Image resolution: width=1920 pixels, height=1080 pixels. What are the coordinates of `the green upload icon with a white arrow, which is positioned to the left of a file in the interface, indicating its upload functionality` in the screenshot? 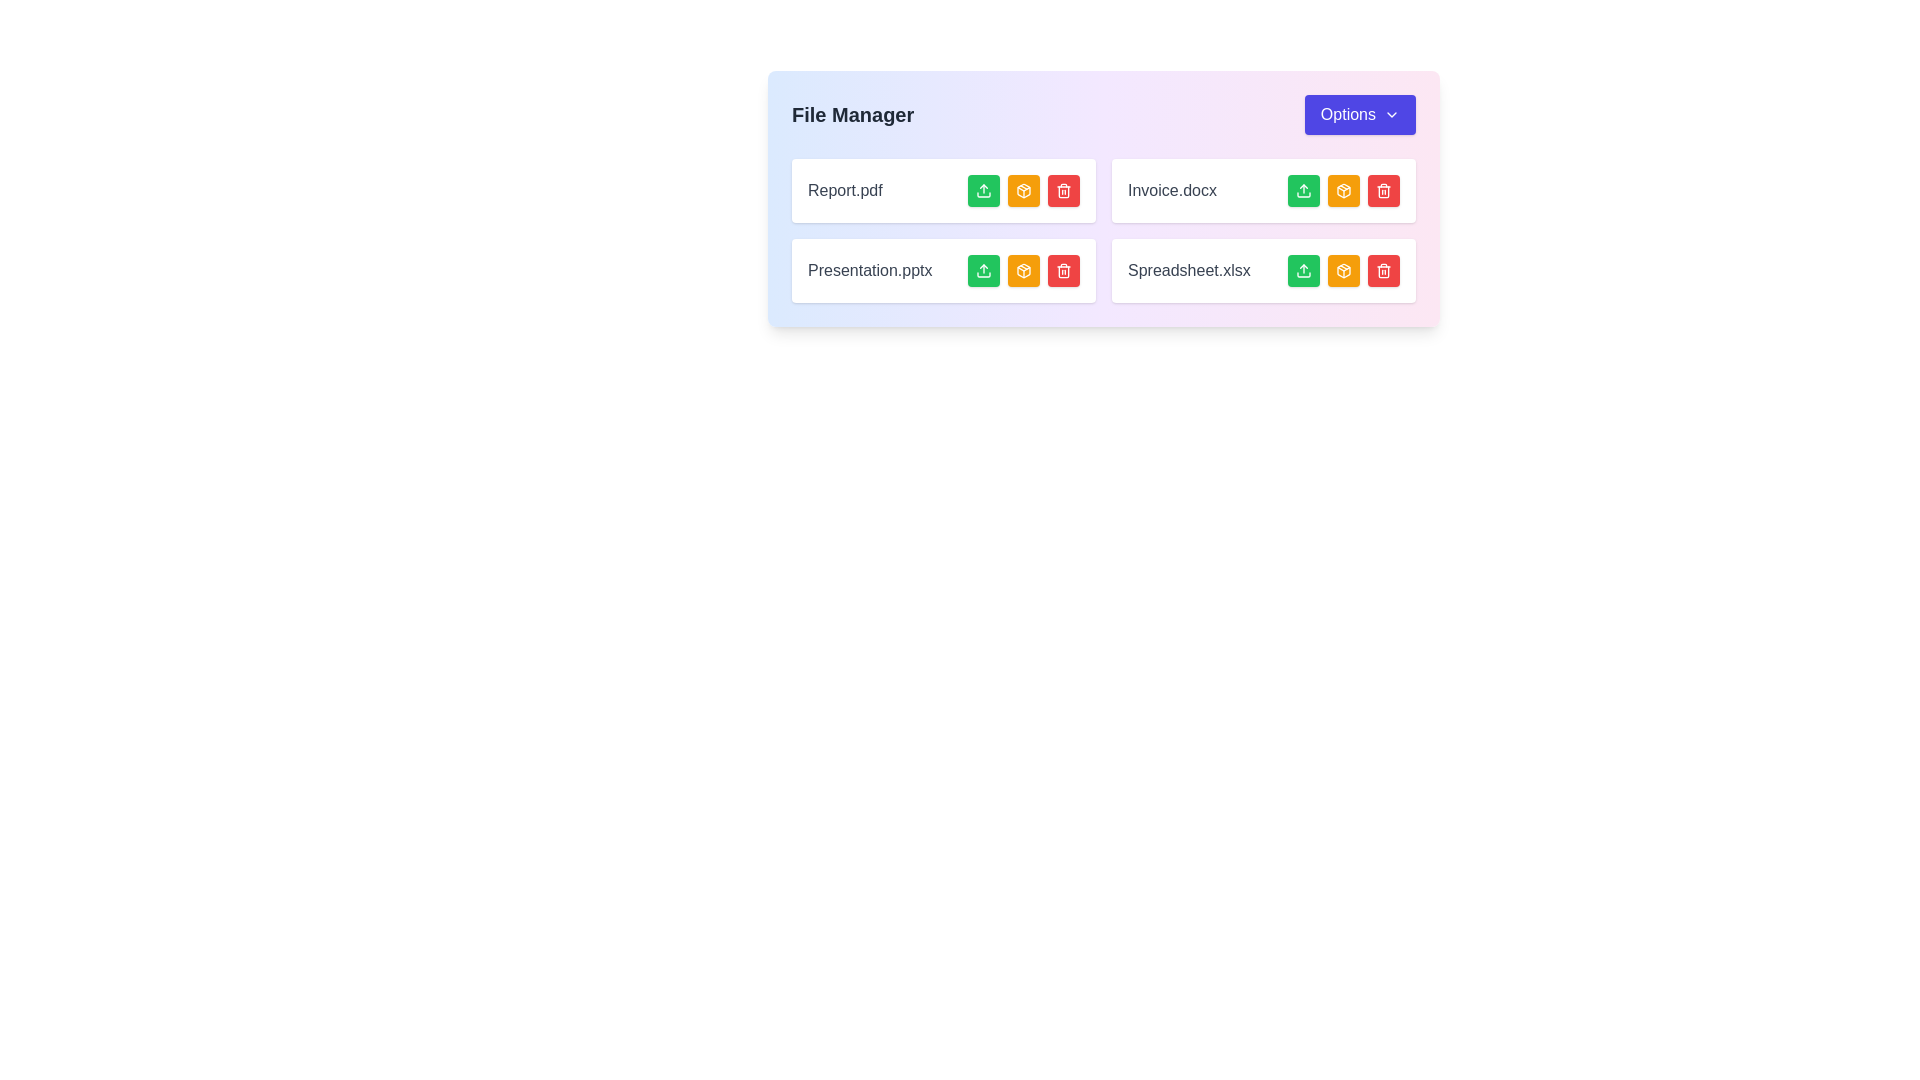 It's located at (1304, 191).